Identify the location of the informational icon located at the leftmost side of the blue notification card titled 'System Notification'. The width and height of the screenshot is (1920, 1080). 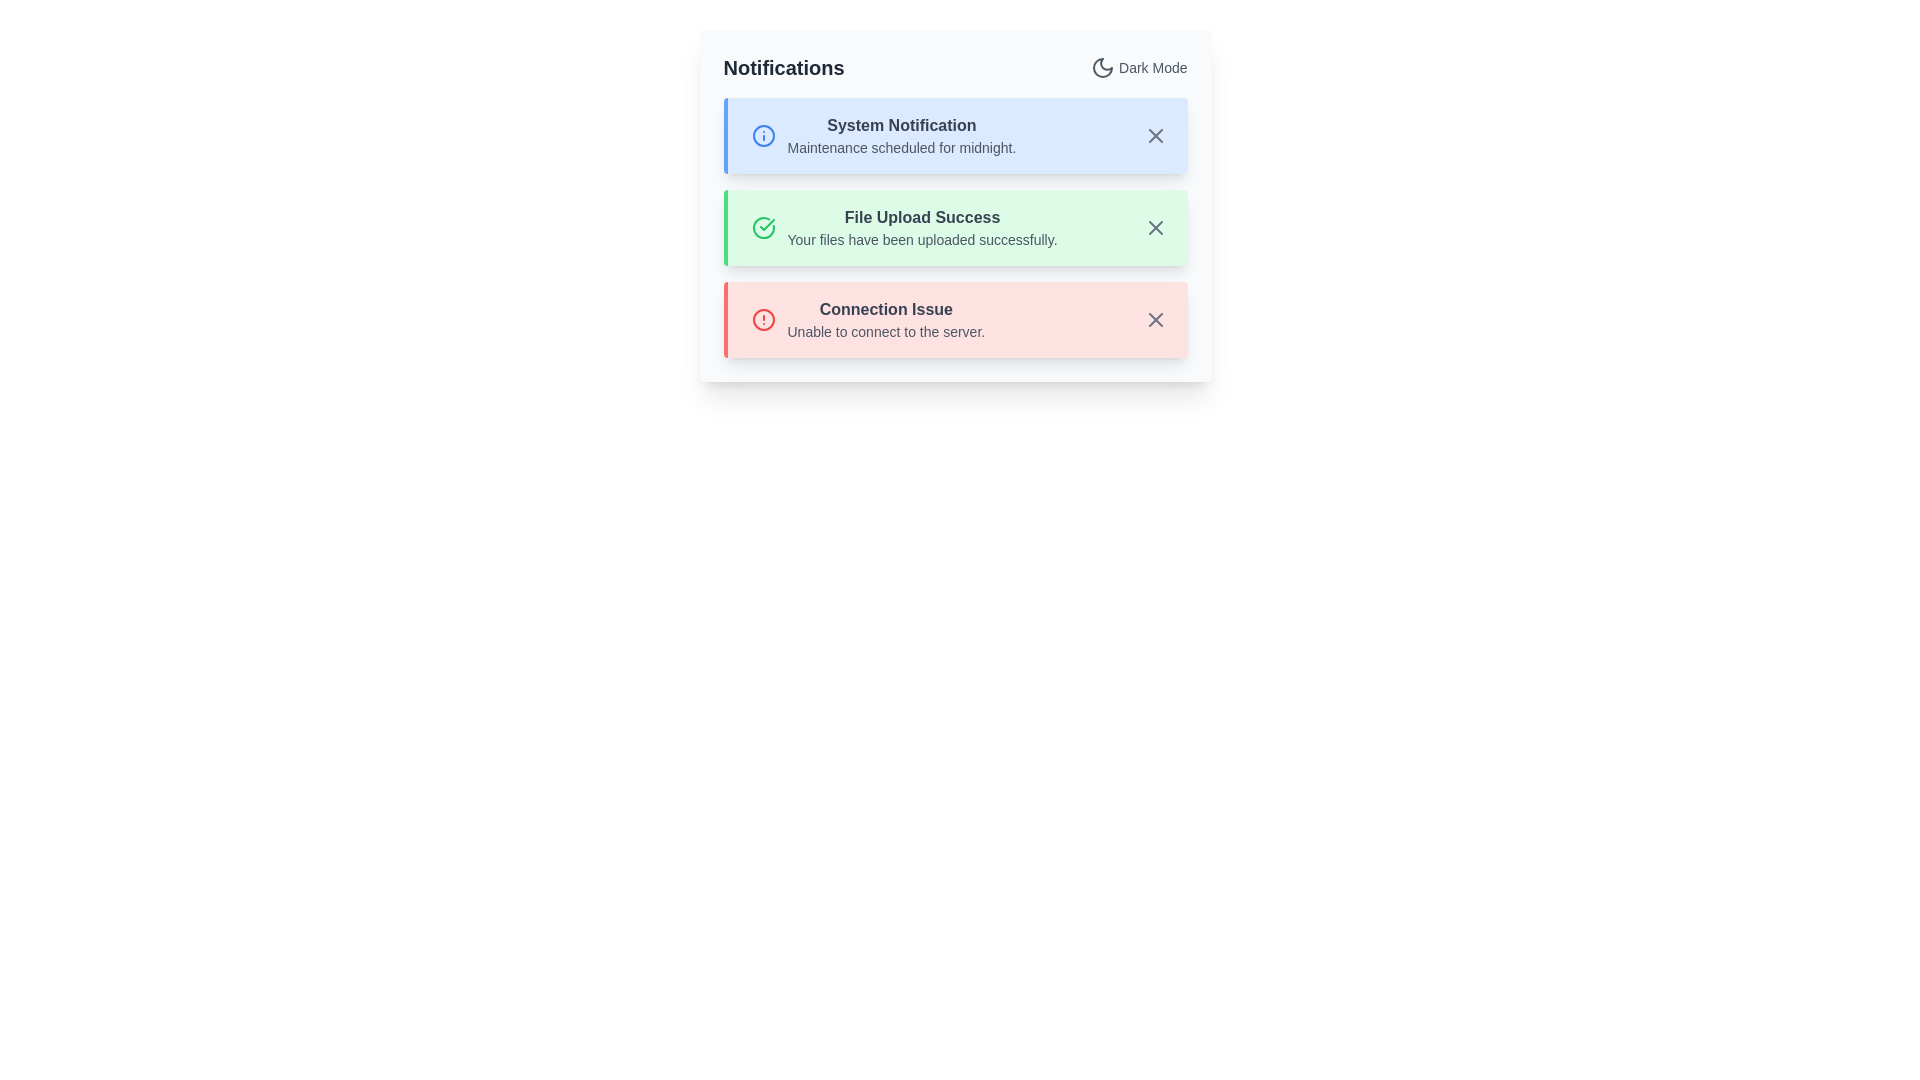
(762, 135).